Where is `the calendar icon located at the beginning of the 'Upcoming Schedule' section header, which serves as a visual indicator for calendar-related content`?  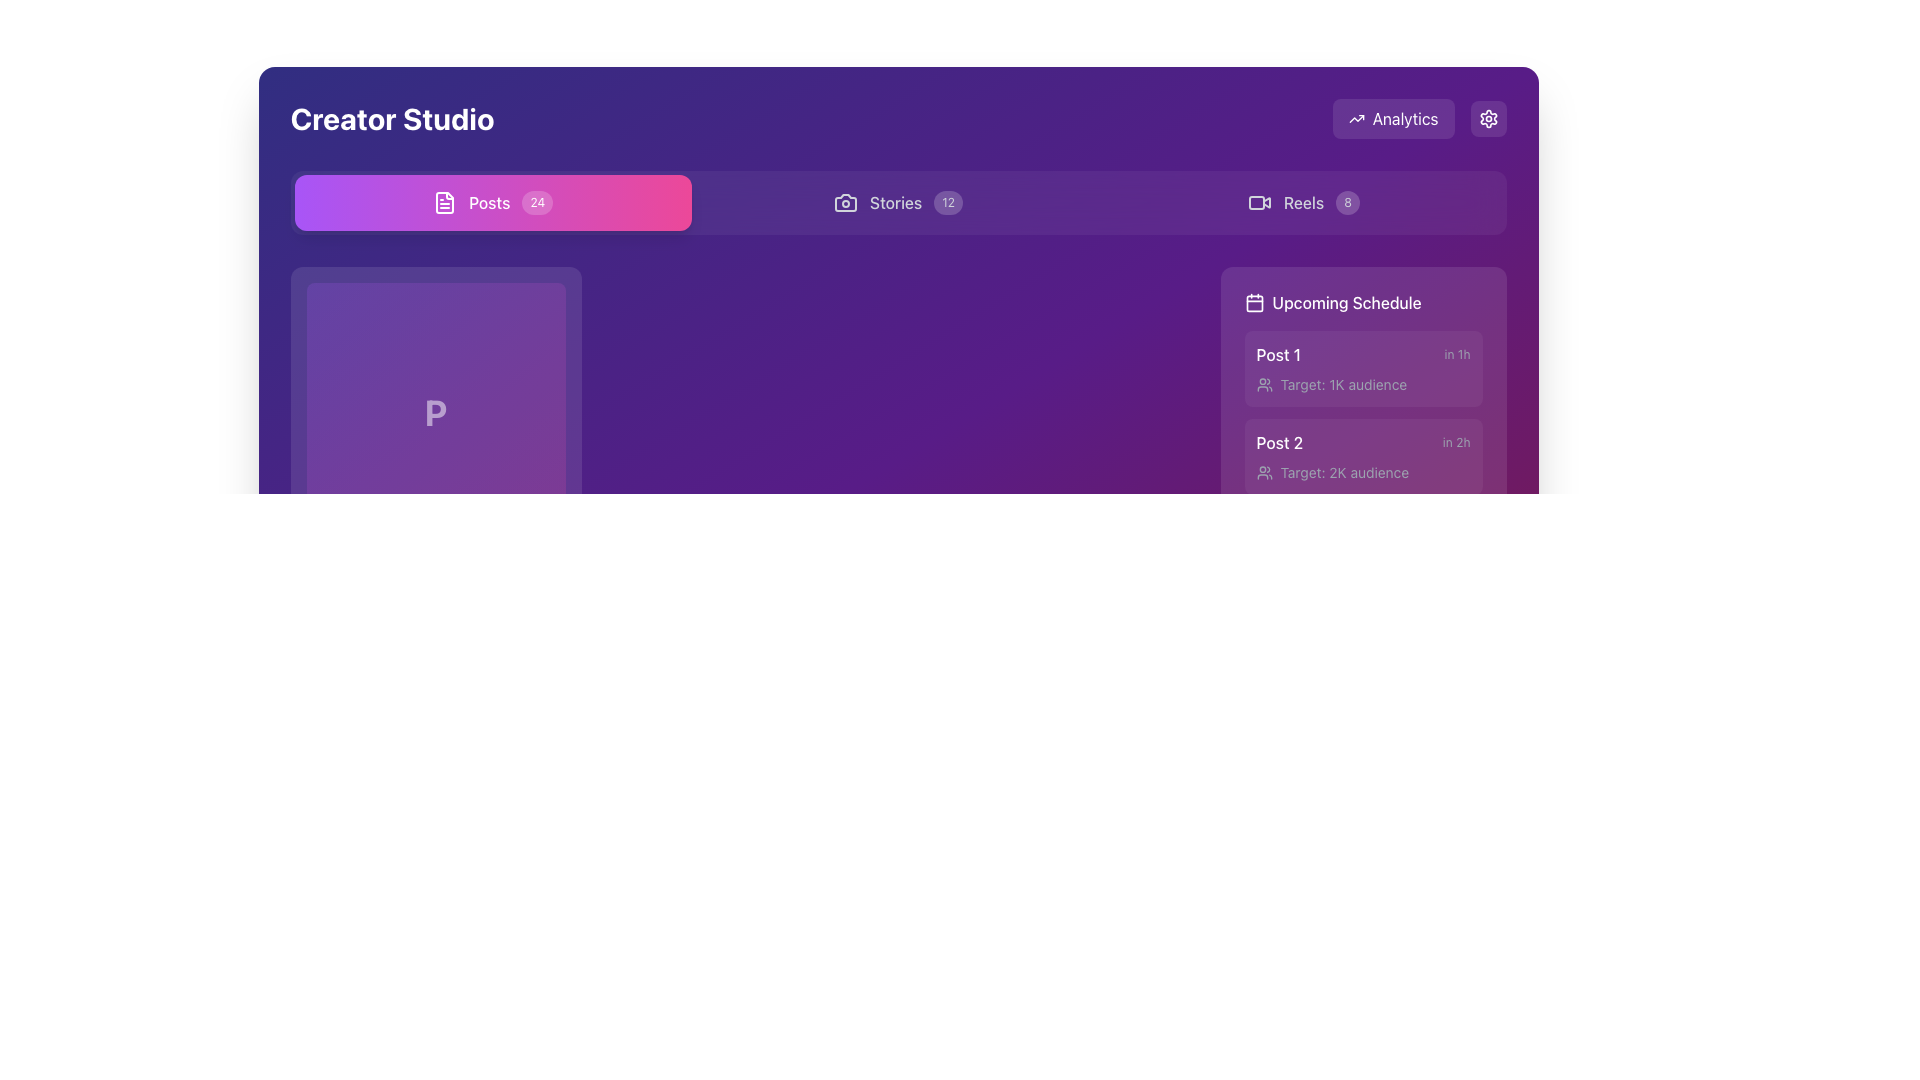
the calendar icon located at the beginning of the 'Upcoming Schedule' section header, which serves as a visual indicator for calendar-related content is located at coordinates (1253, 303).